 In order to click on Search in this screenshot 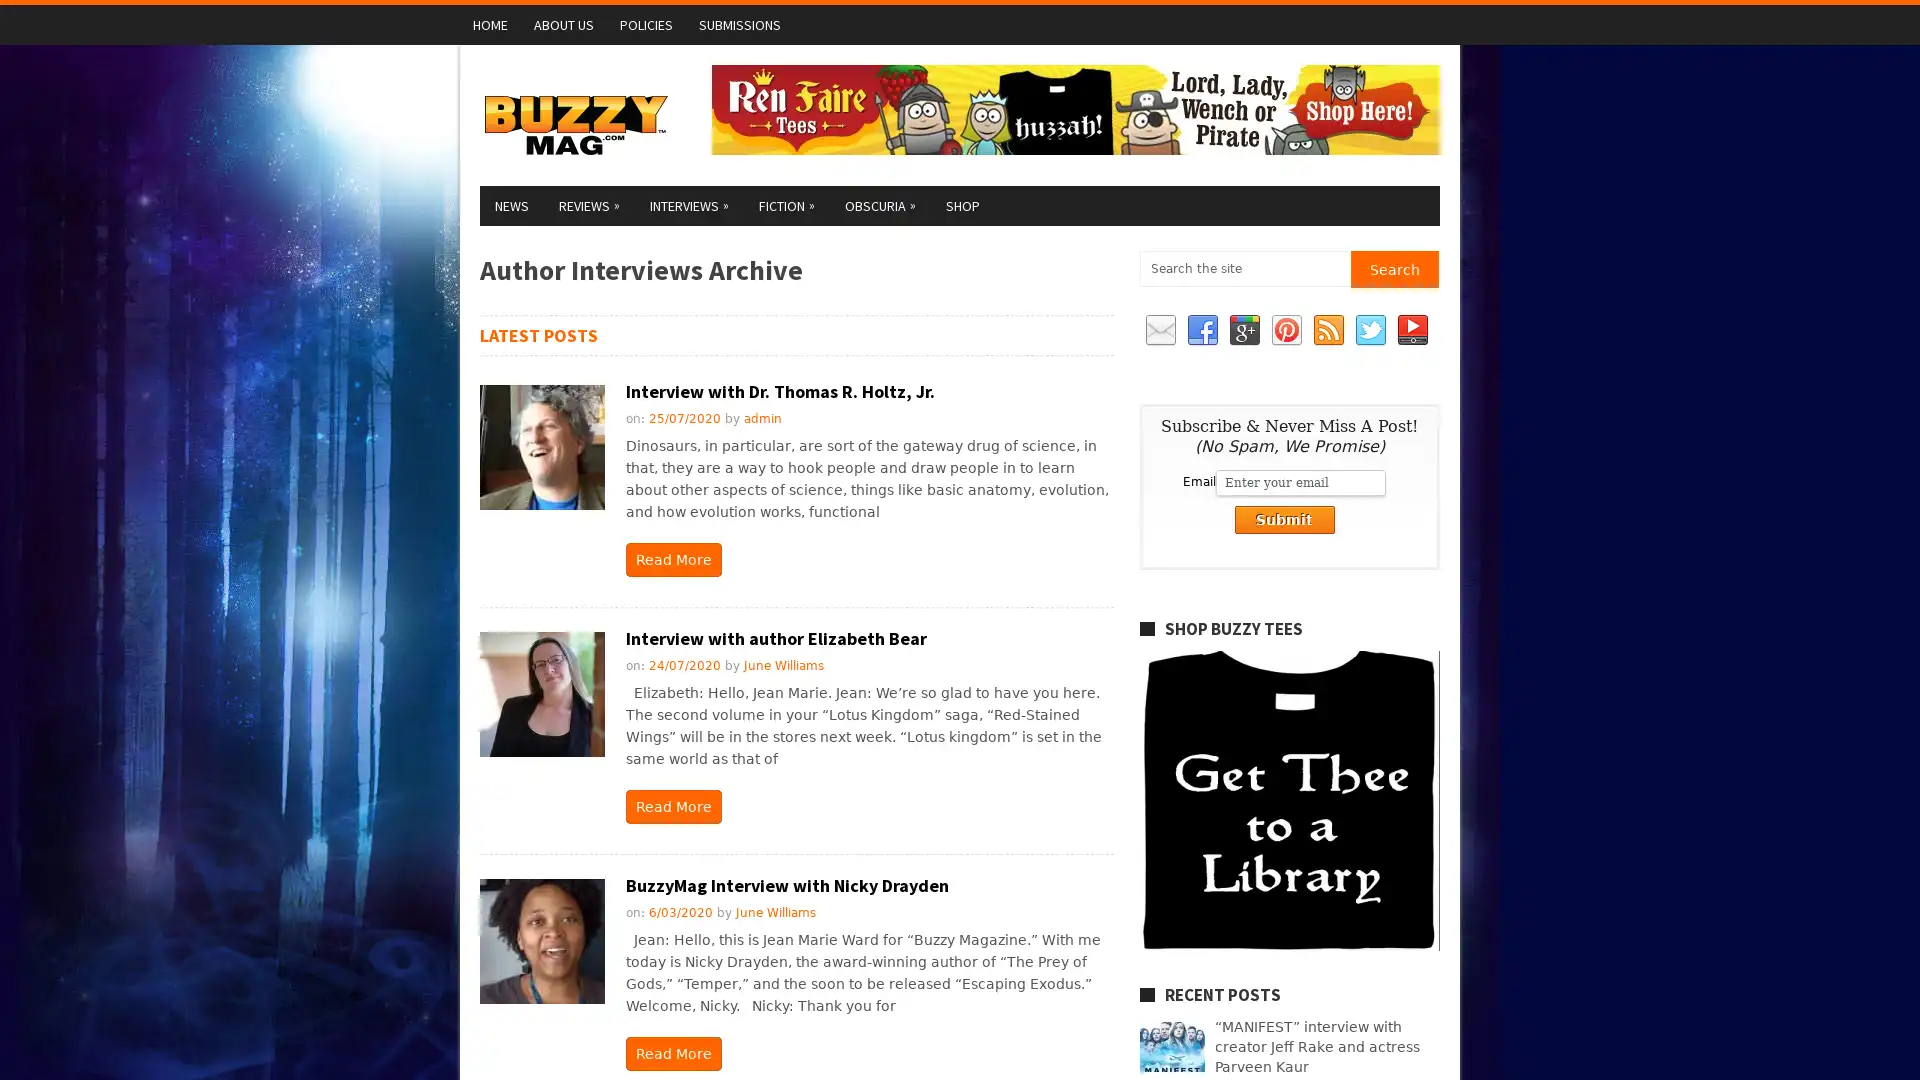, I will do `click(1393, 268)`.